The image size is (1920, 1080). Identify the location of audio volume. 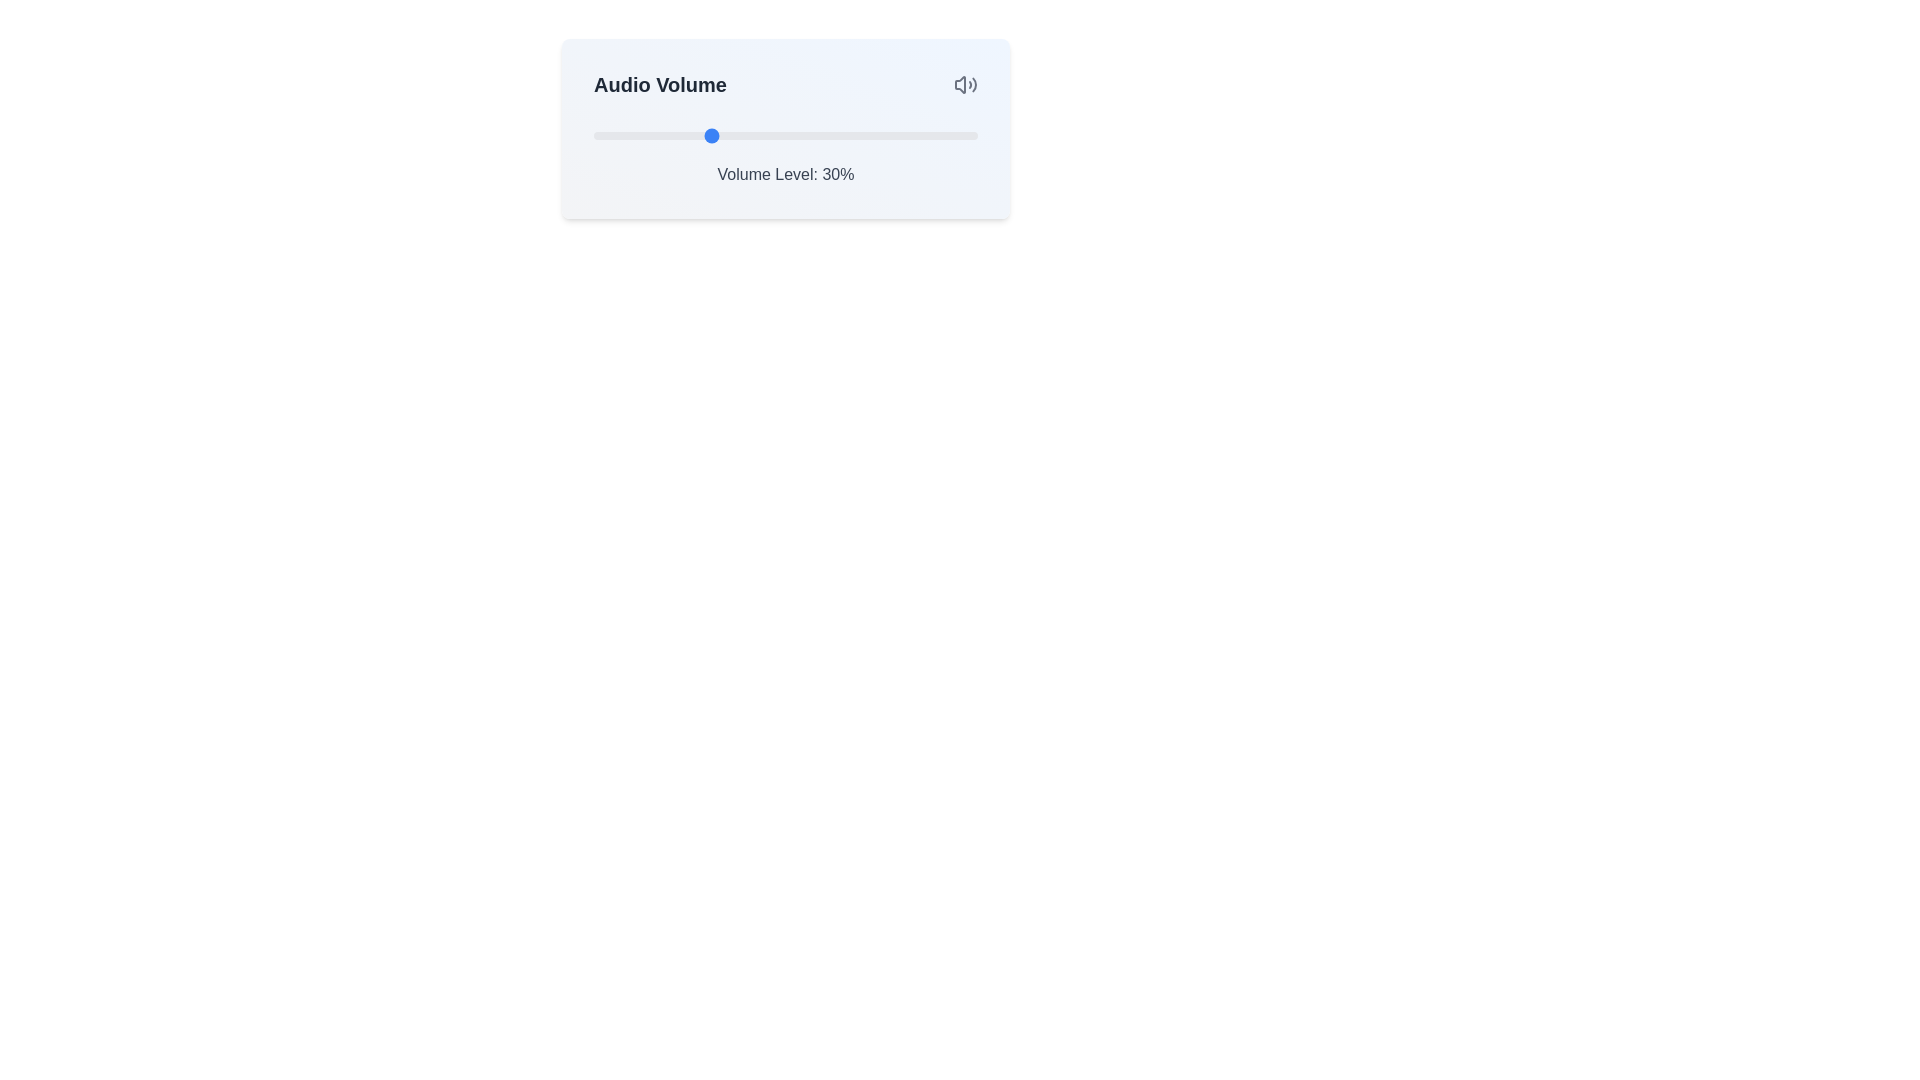
(720, 135).